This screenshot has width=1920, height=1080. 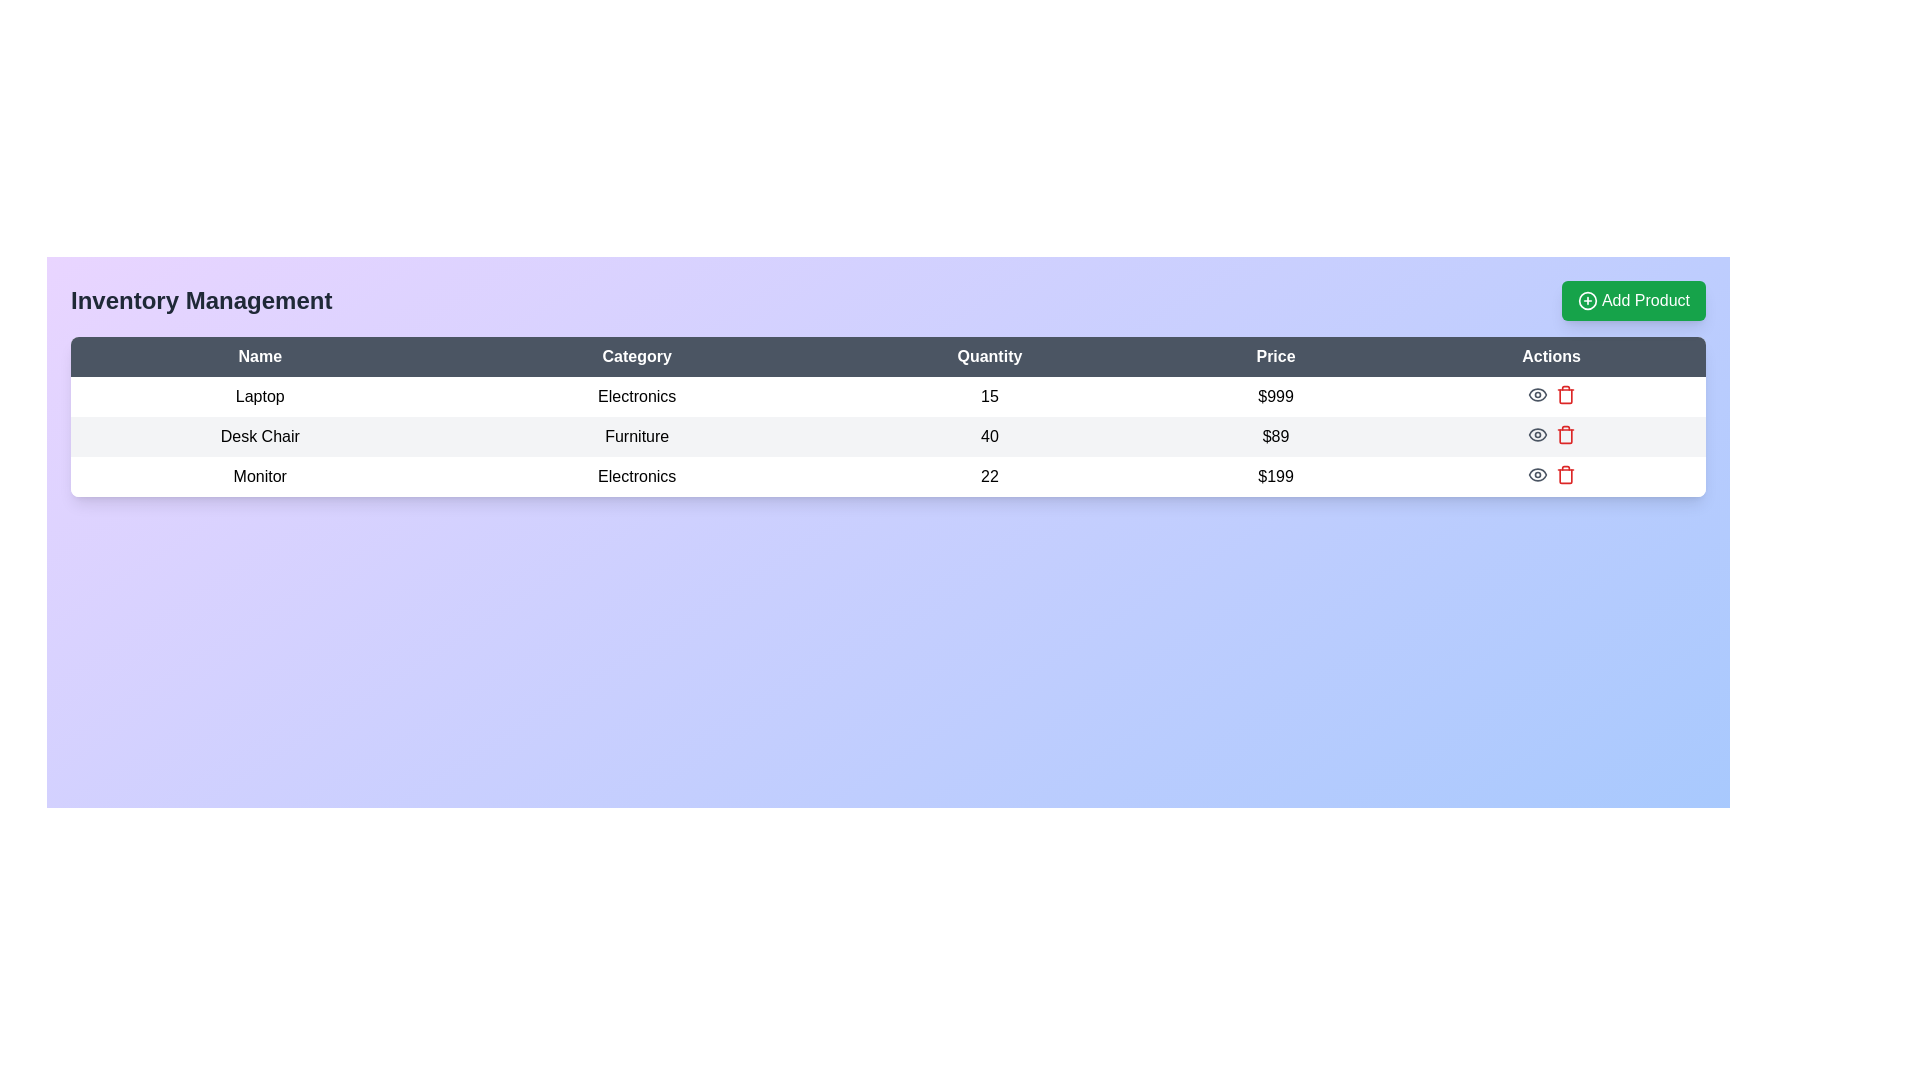 I want to click on the static text element that displays the quantity of 'Laptop' in the third column of the first row of the table, located between the 'Electronics' category and the '$999' price cell, so click(x=989, y=397).